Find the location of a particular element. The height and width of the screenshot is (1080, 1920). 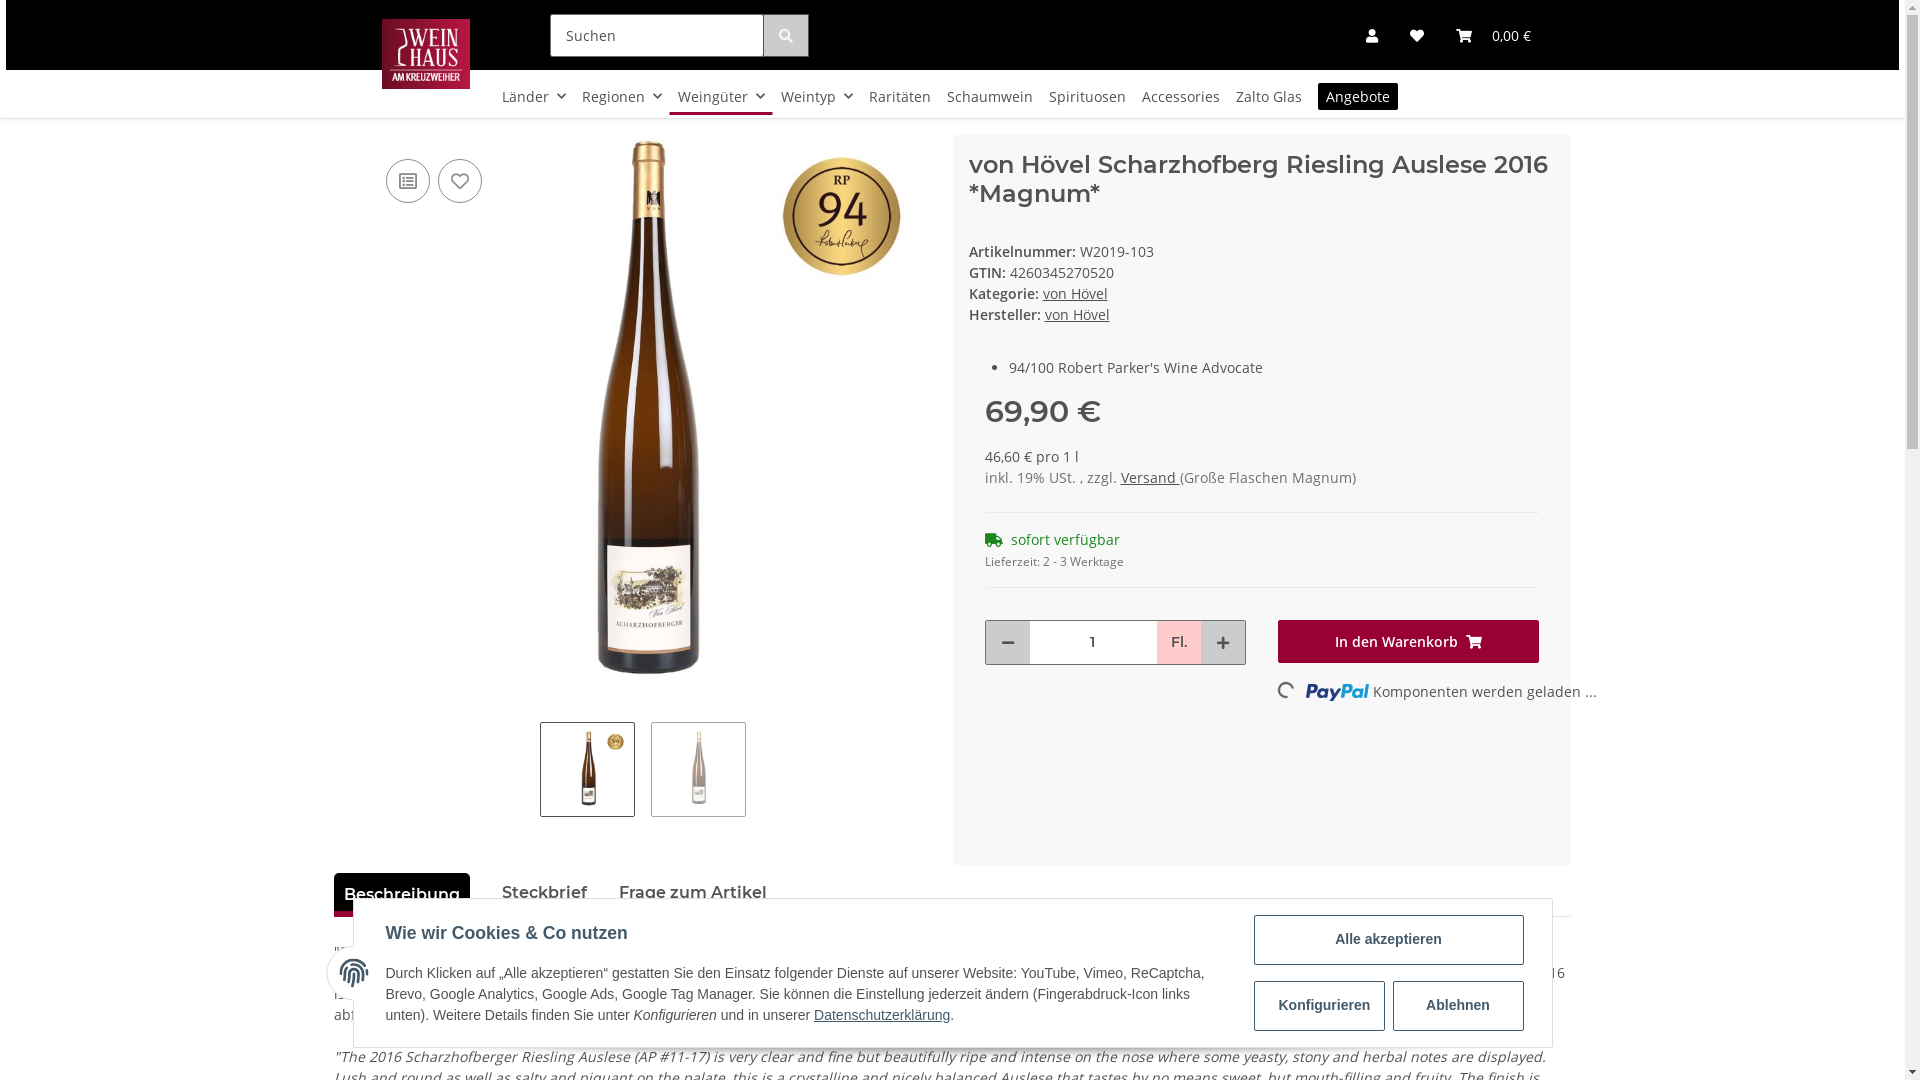

'In den Warenkorb' is located at coordinates (1407, 641).